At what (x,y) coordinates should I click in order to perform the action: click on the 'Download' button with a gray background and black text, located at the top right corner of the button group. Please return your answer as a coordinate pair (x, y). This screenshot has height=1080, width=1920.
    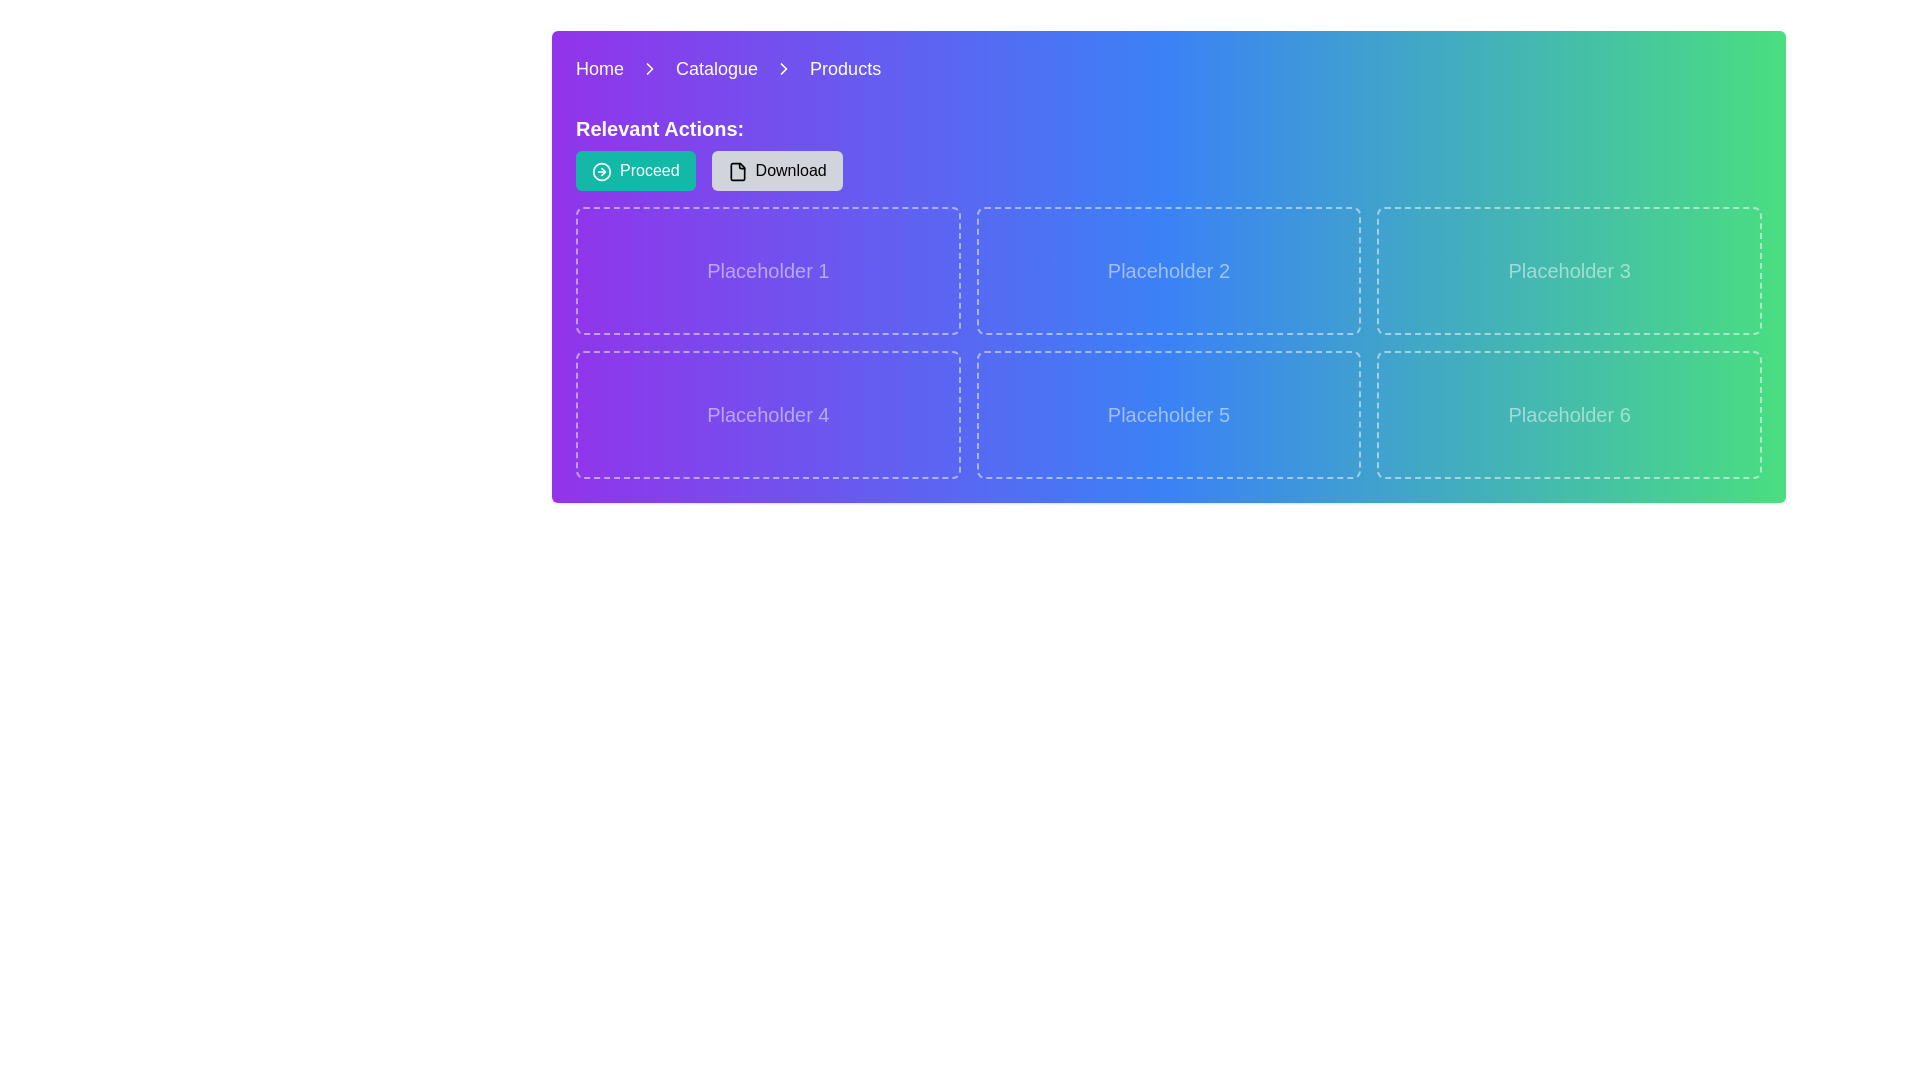
    Looking at the image, I should click on (776, 169).